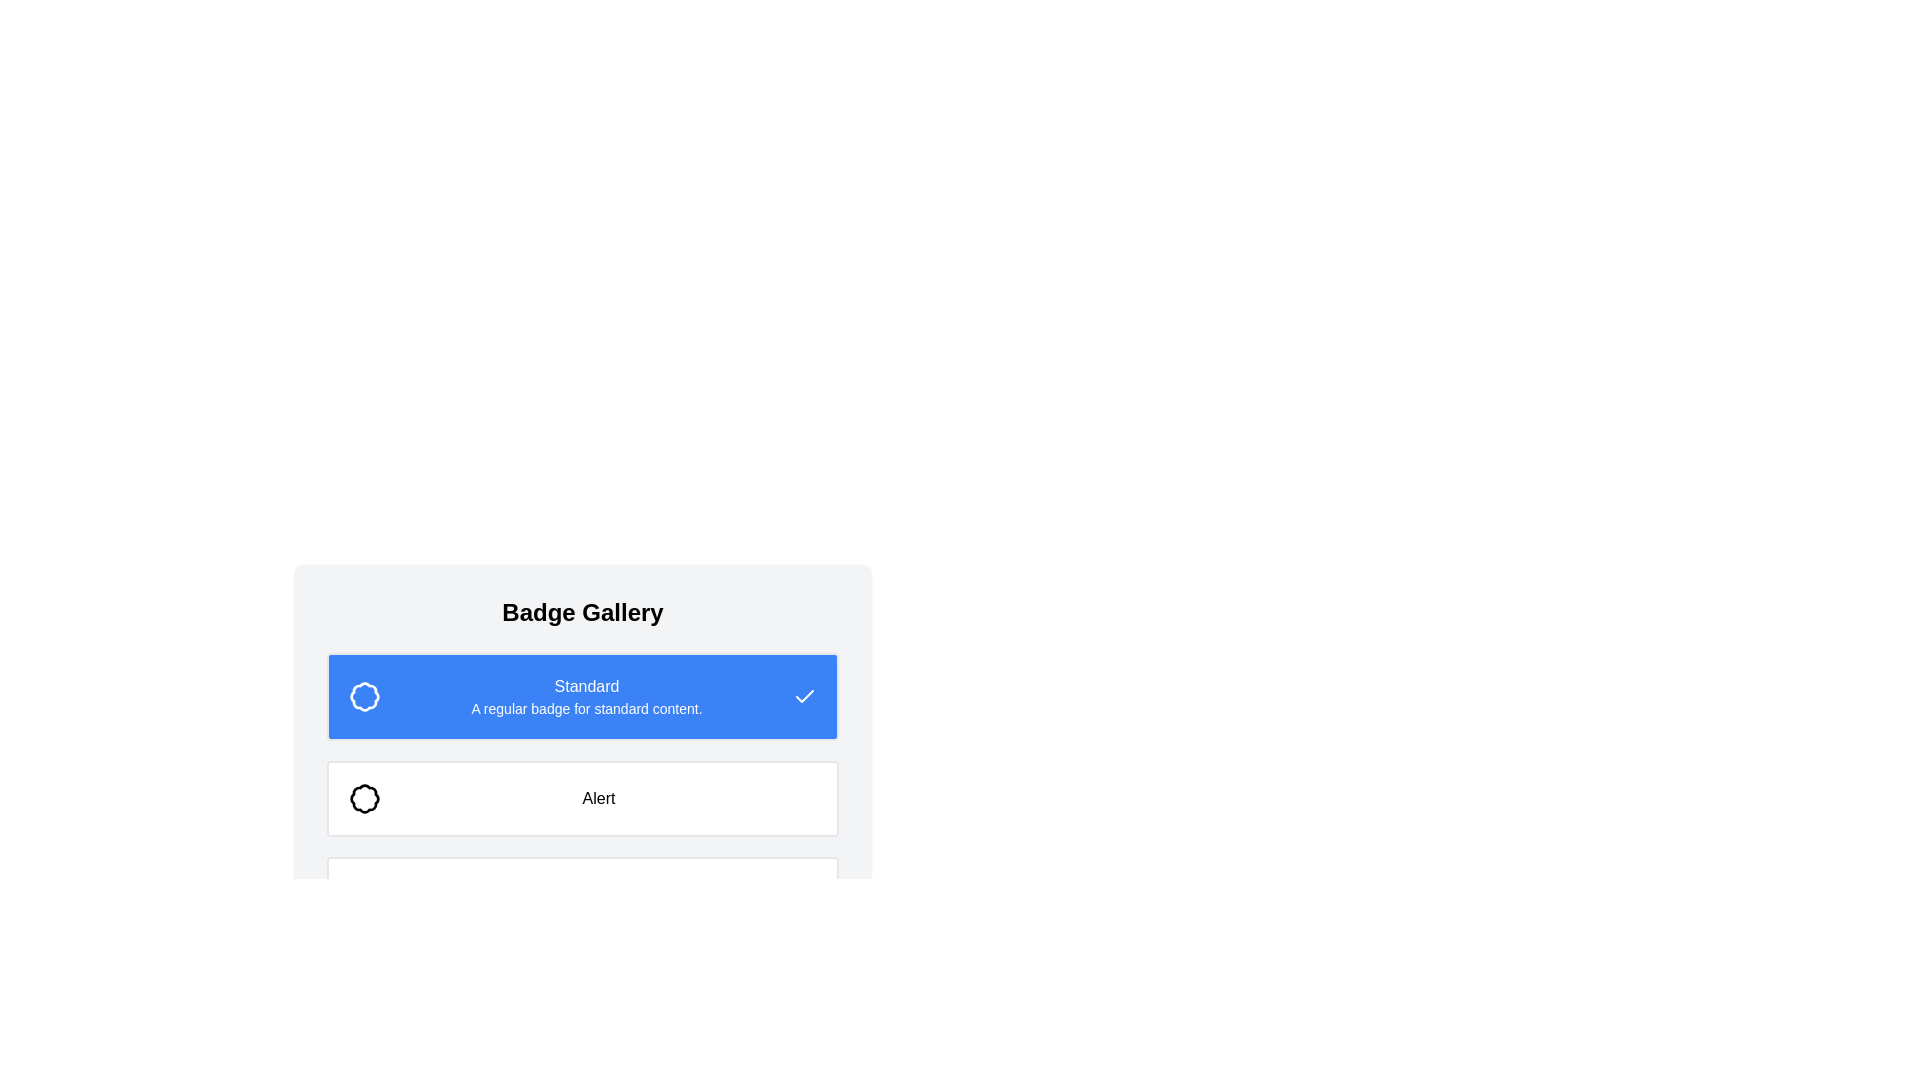 The image size is (1920, 1080). Describe the element at coordinates (805, 696) in the screenshot. I see `the icon located in the right region of the blue section that indicates selection or activity for the text 'Standard A regular badge for standard content.'` at that location.